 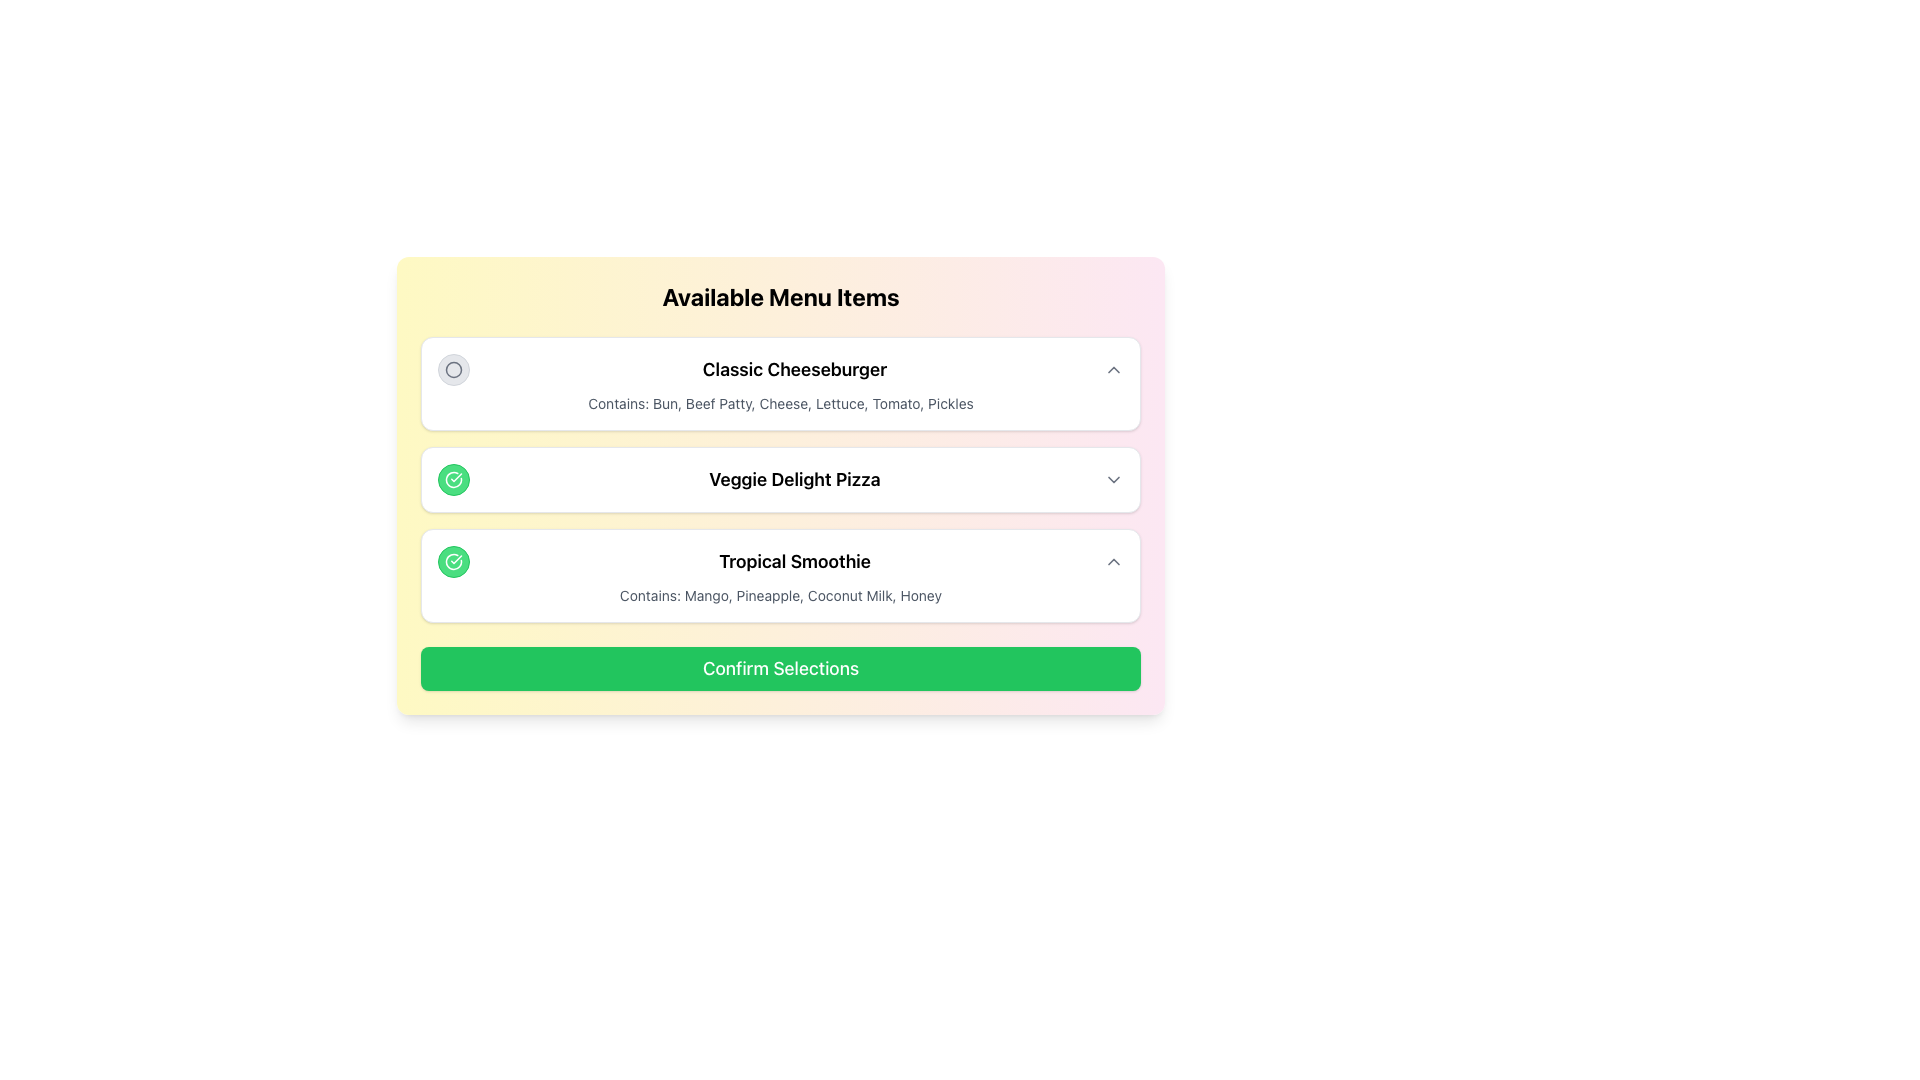 What do you see at coordinates (1112, 479) in the screenshot?
I see `the Dropdown toggle icon next to 'Veggie Delight Pizza' to enable keyboard navigation` at bounding box center [1112, 479].